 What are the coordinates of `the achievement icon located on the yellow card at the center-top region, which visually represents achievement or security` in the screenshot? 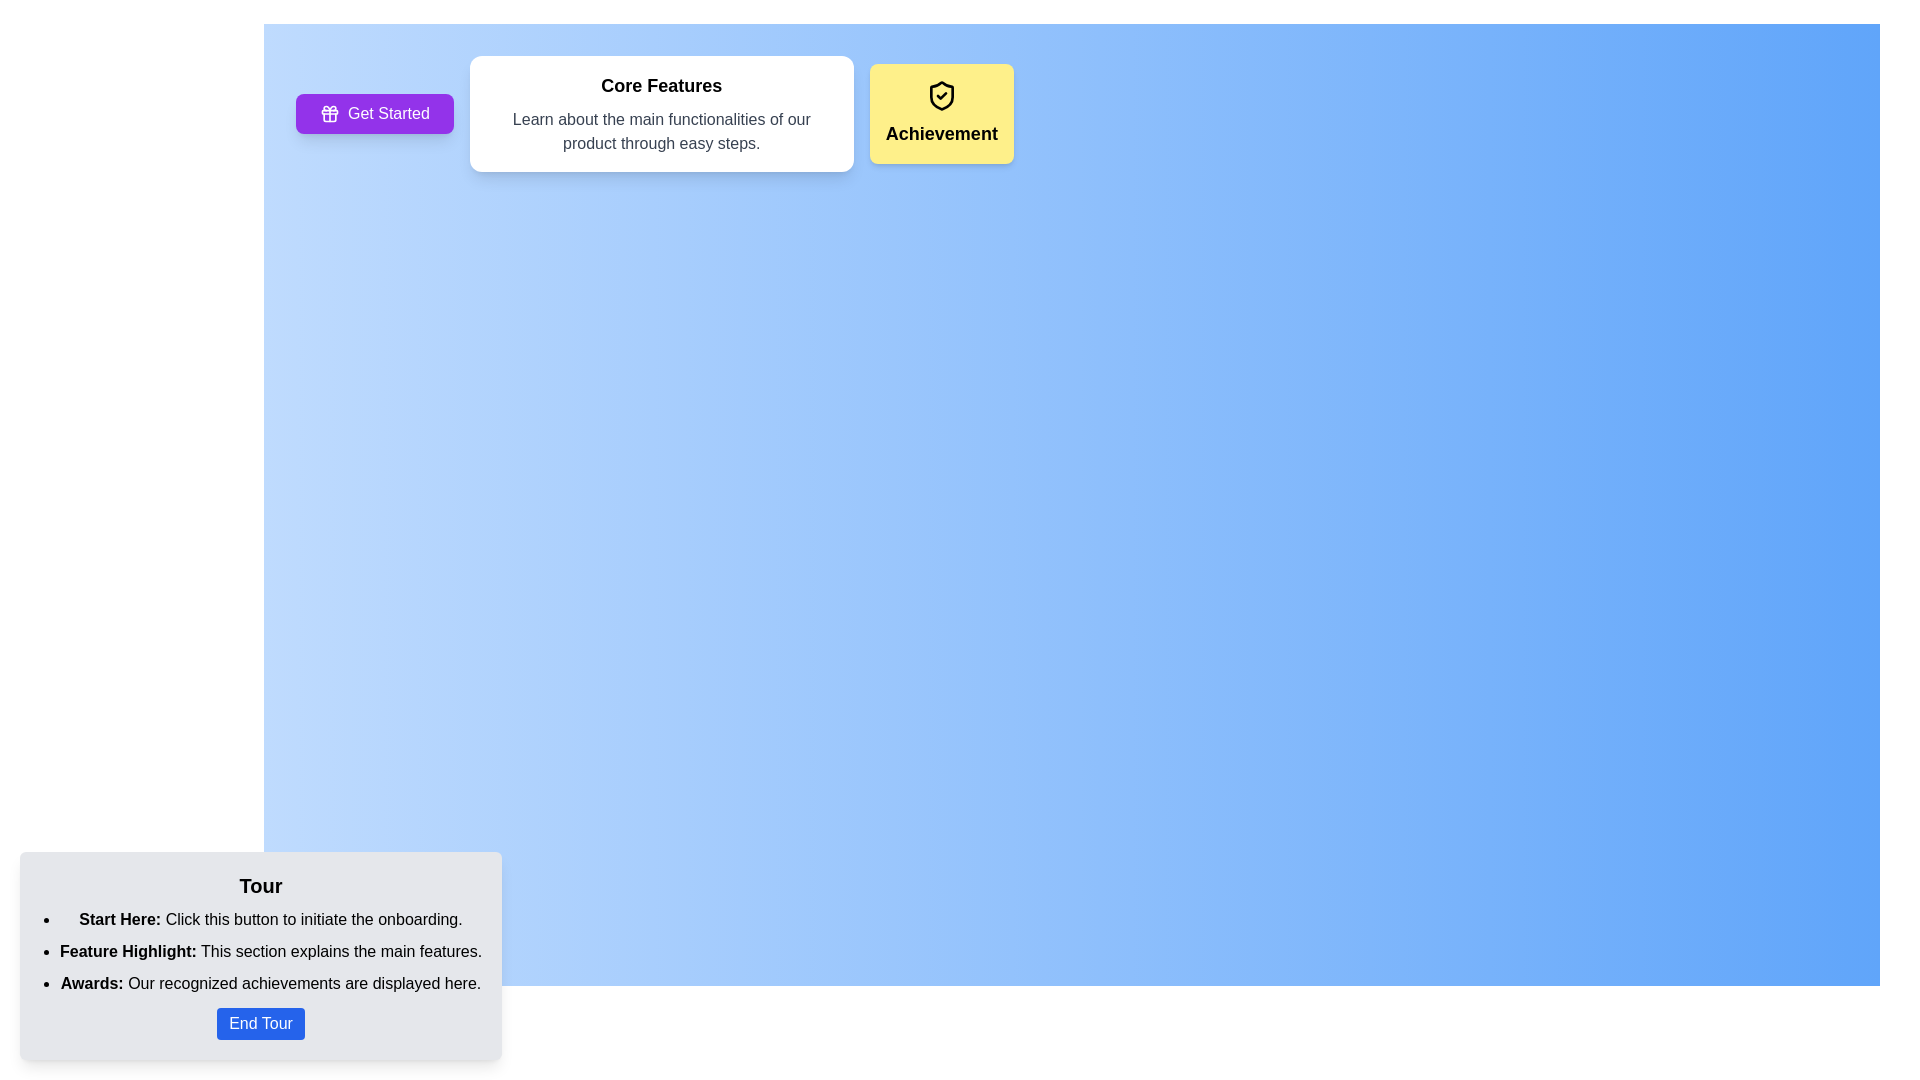 It's located at (940, 96).